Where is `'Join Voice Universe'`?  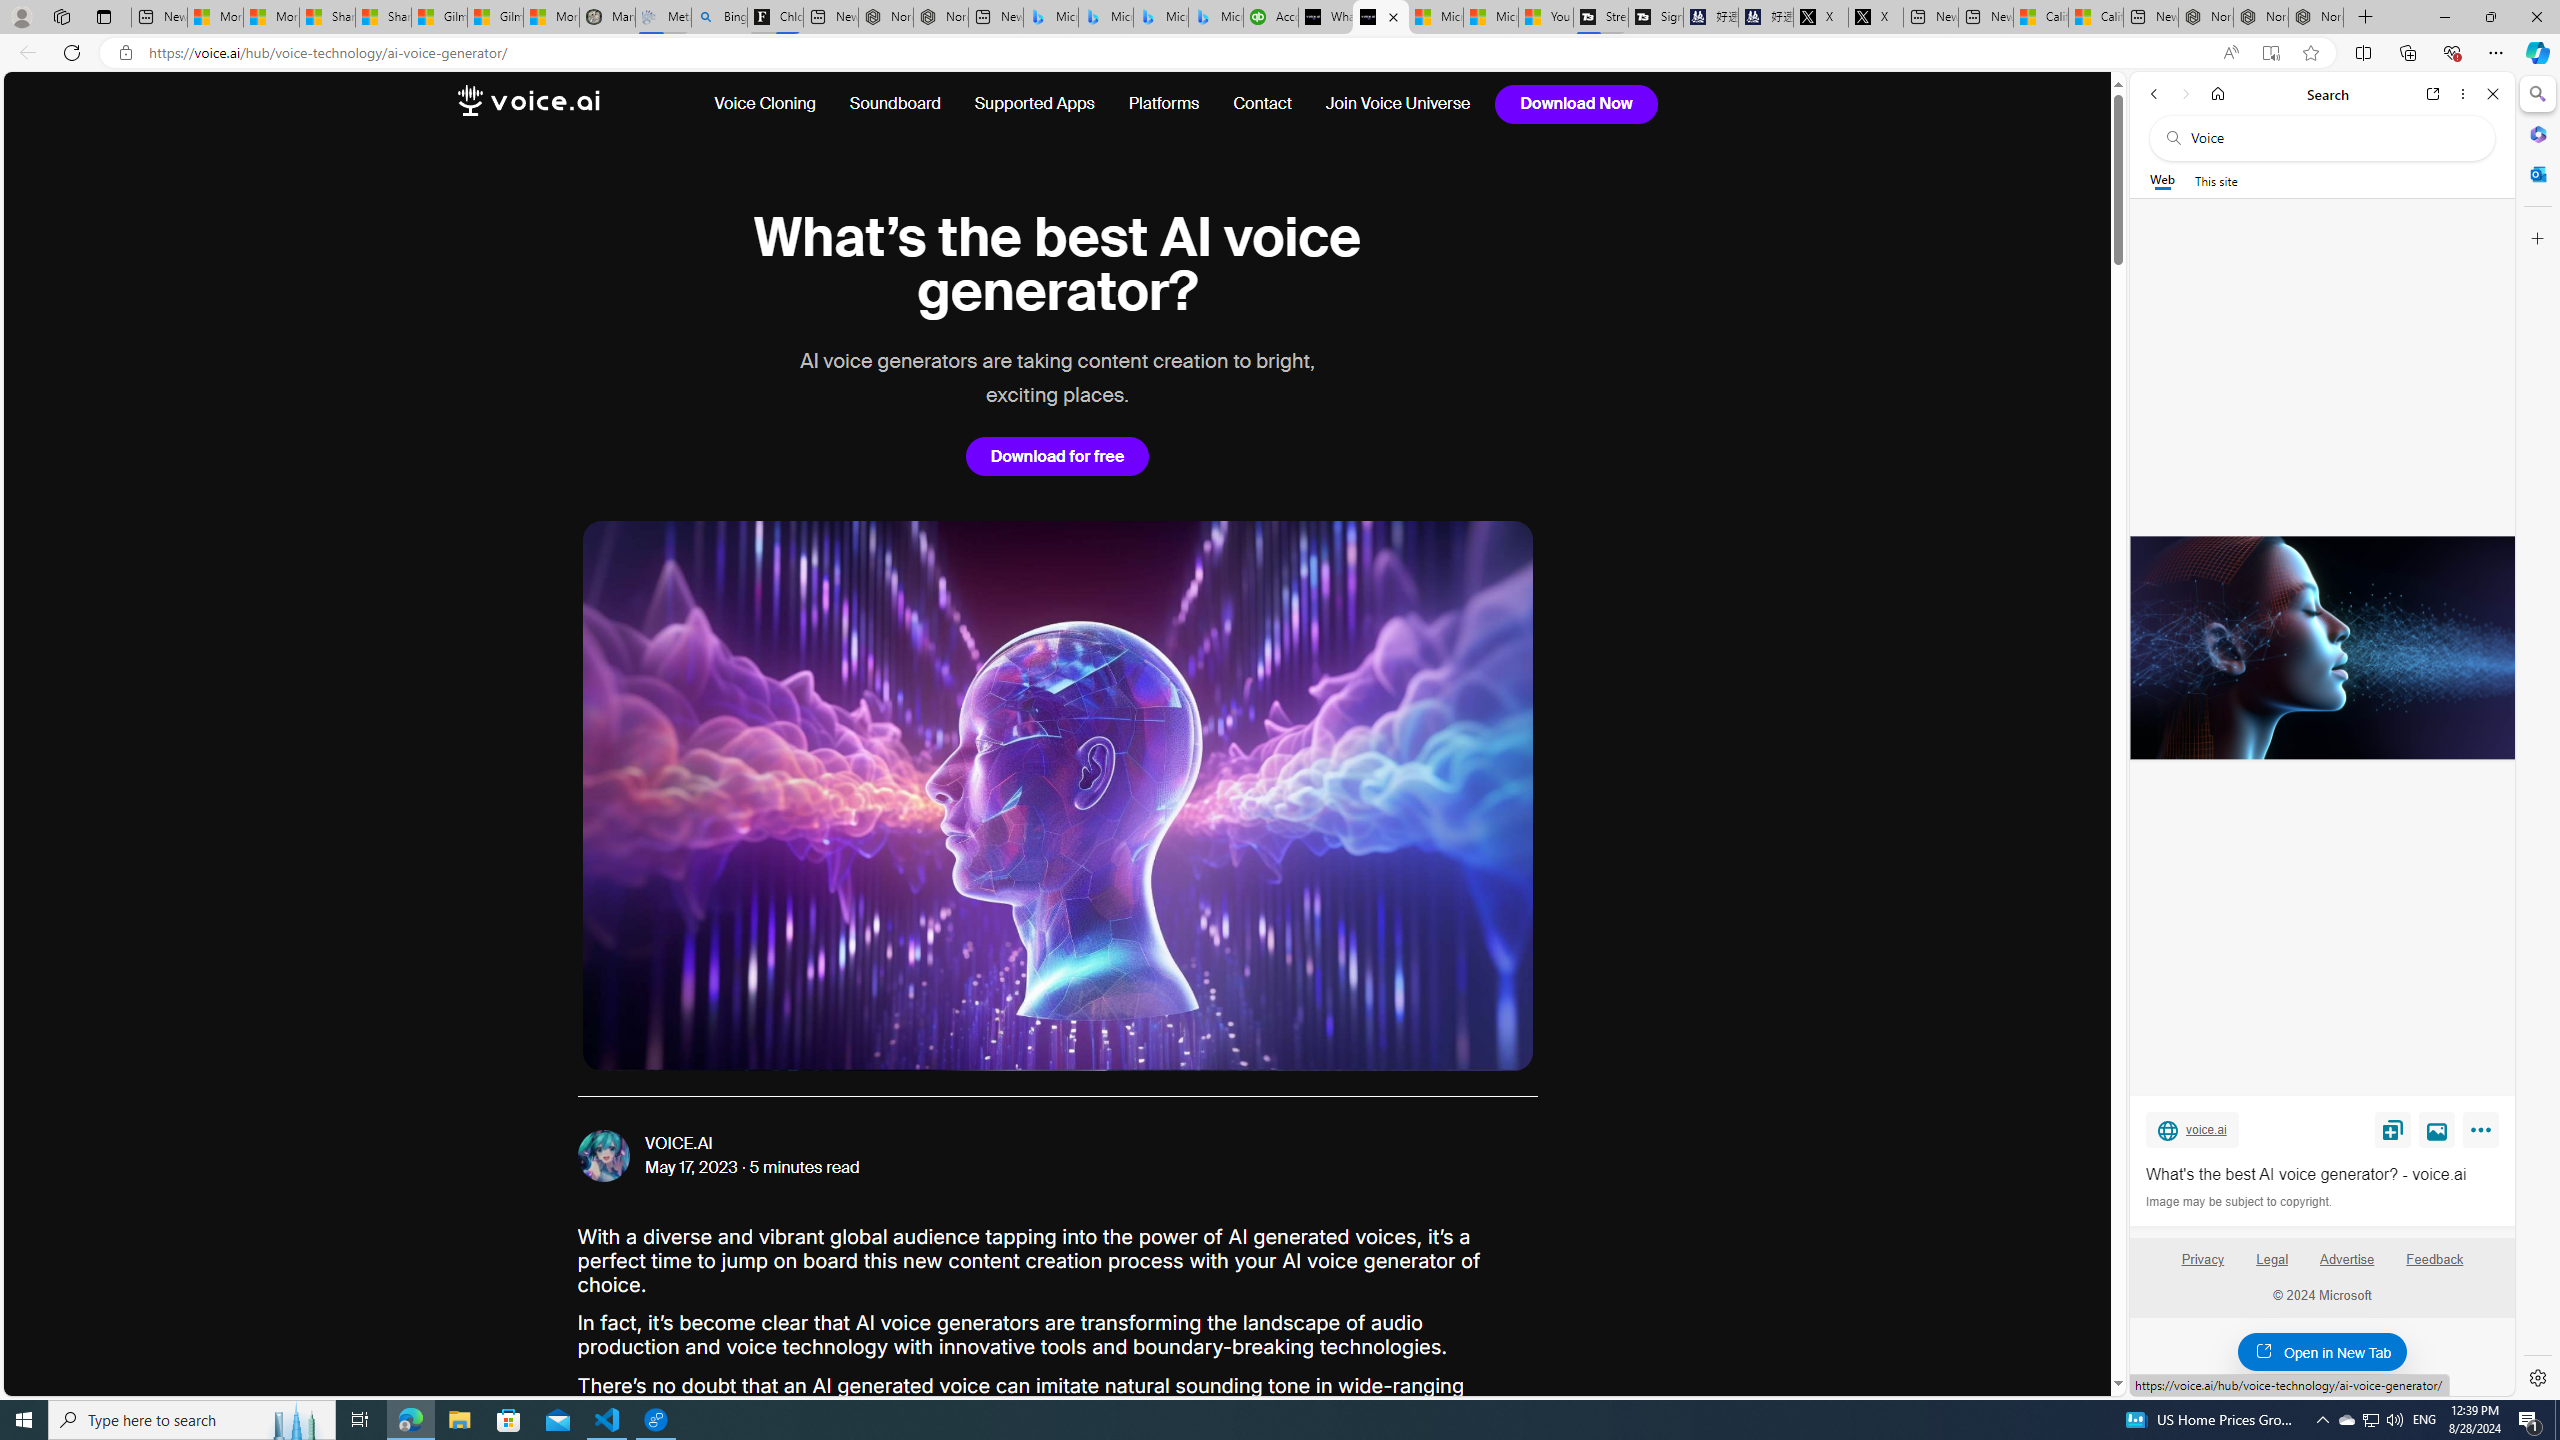 'Join Voice Universe' is located at coordinates (1390, 103).